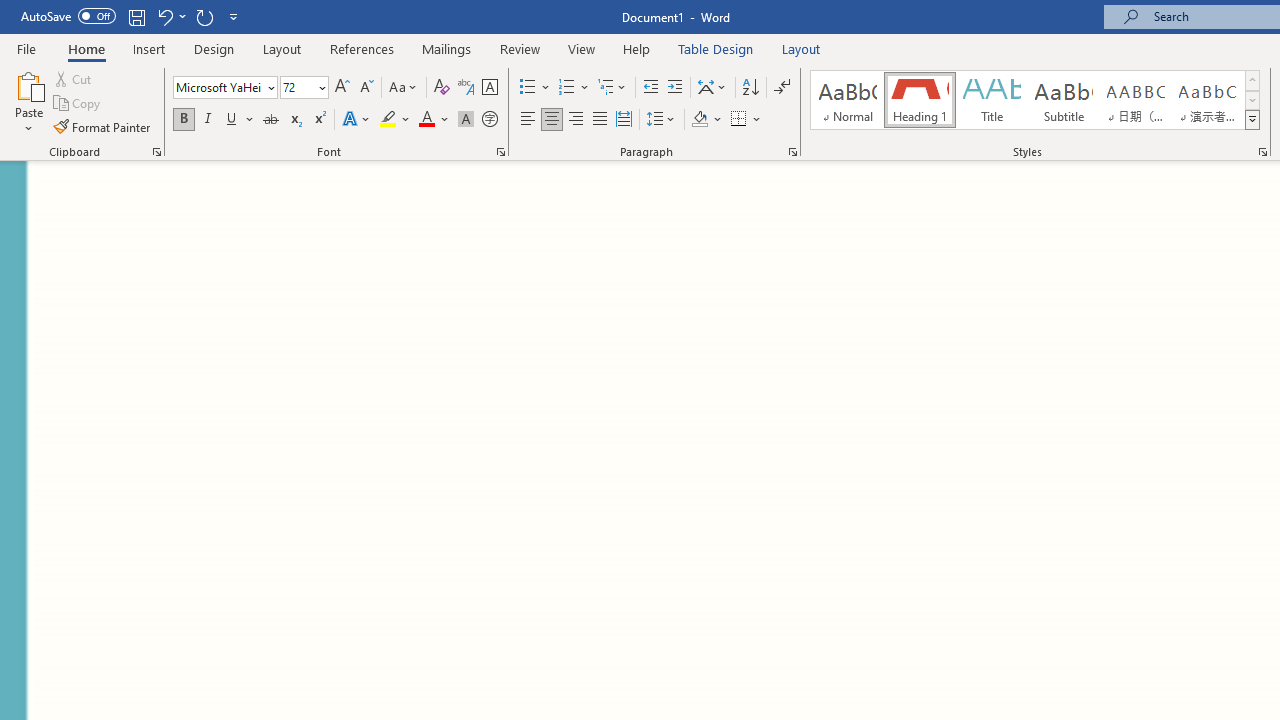 This screenshot has height=720, width=1280. What do you see at coordinates (130, 16) in the screenshot?
I see `'Quick Access Toolbar'` at bounding box center [130, 16].